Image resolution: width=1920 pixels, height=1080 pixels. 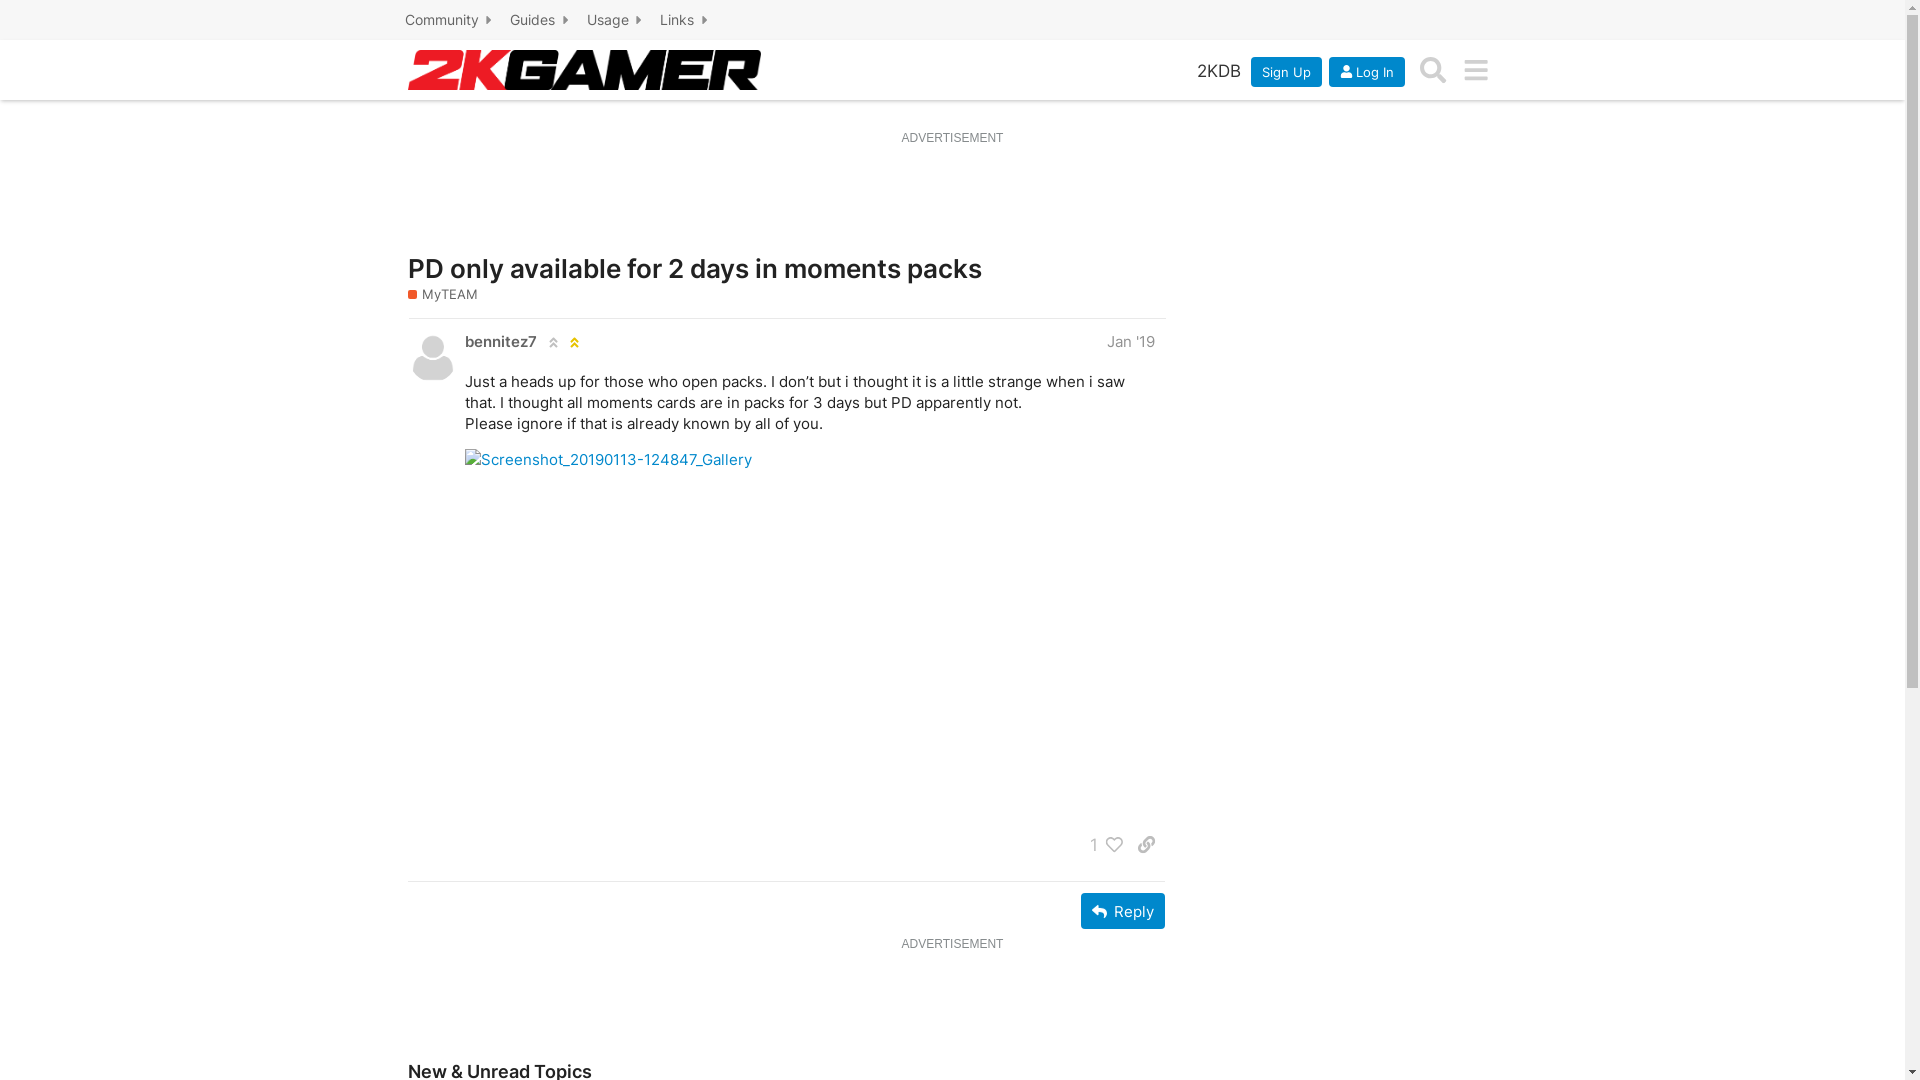 What do you see at coordinates (1432, 69) in the screenshot?
I see `'Search'` at bounding box center [1432, 69].